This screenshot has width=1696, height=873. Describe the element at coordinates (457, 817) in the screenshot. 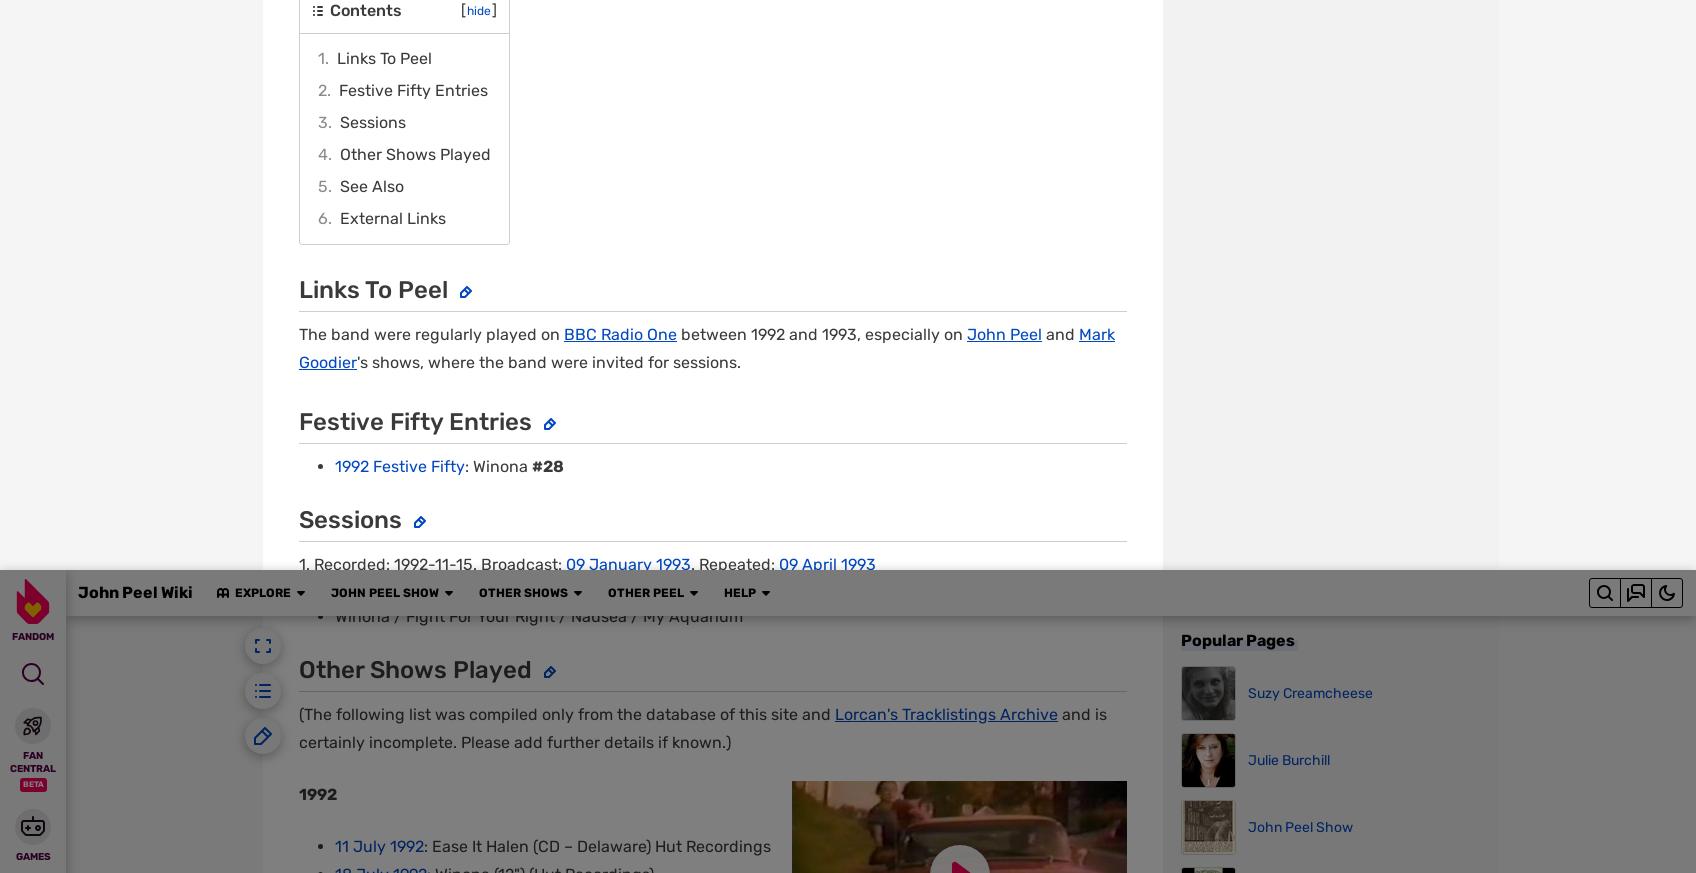

I see `'Explore properties'` at that location.